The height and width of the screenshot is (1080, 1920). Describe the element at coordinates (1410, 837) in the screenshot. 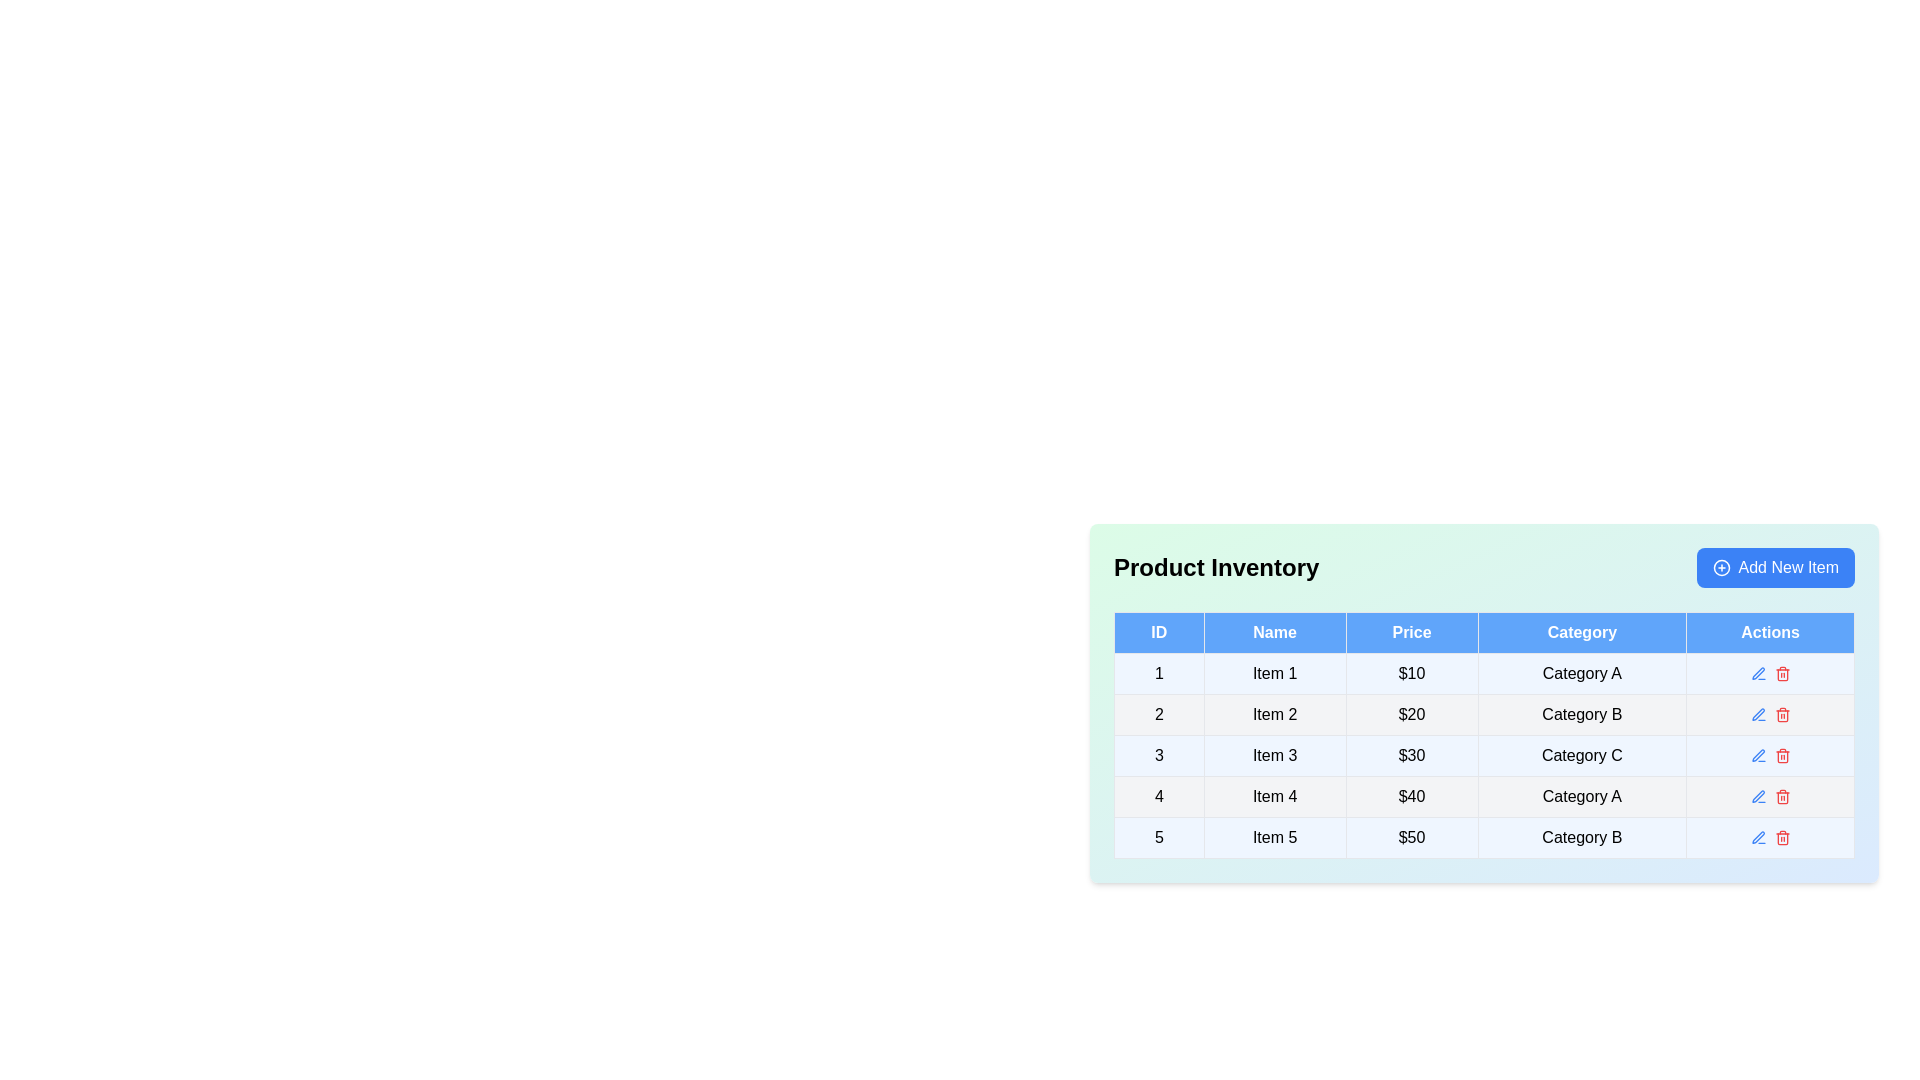

I see `the static text label displaying the price value for 'Item 5' in the table, located in the 'Price' column of the fifth row` at that location.